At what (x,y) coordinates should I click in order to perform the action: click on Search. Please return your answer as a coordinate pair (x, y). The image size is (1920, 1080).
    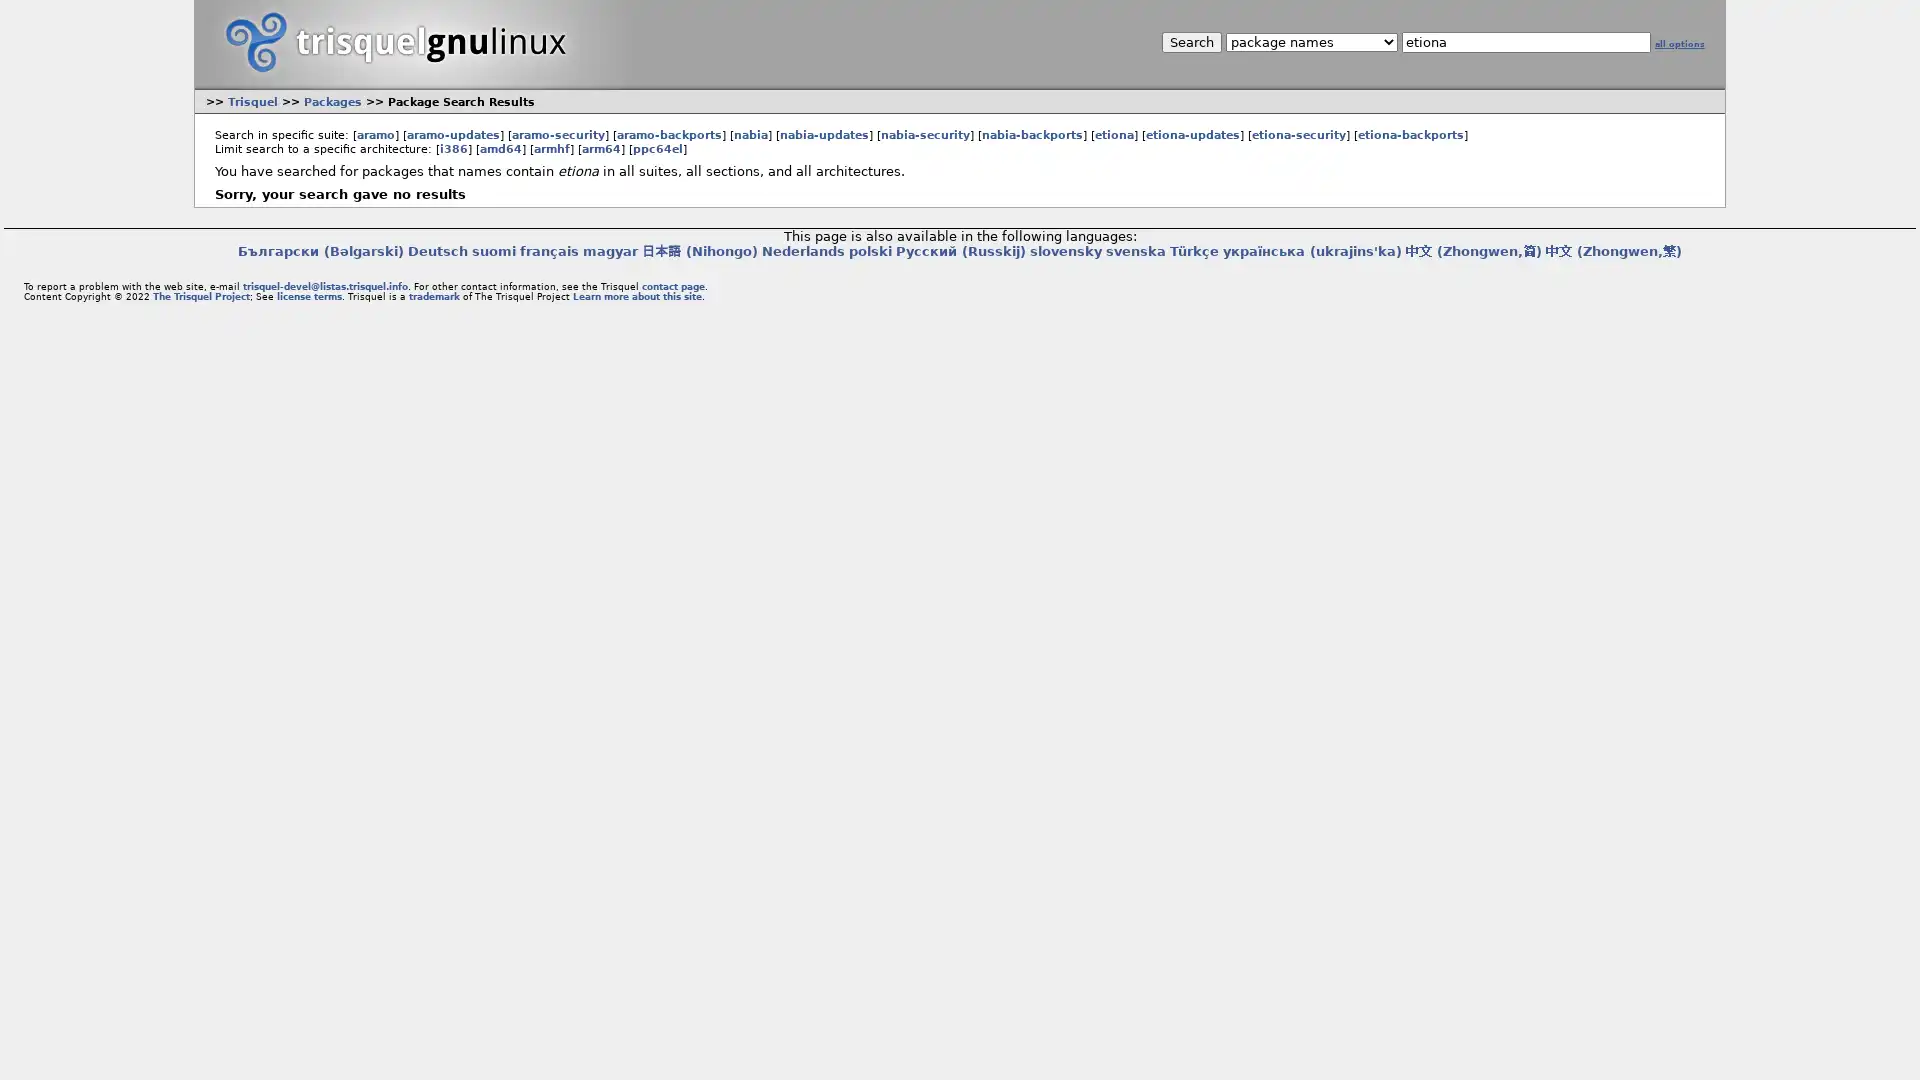
    Looking at the image, I should click on (1190, 42).